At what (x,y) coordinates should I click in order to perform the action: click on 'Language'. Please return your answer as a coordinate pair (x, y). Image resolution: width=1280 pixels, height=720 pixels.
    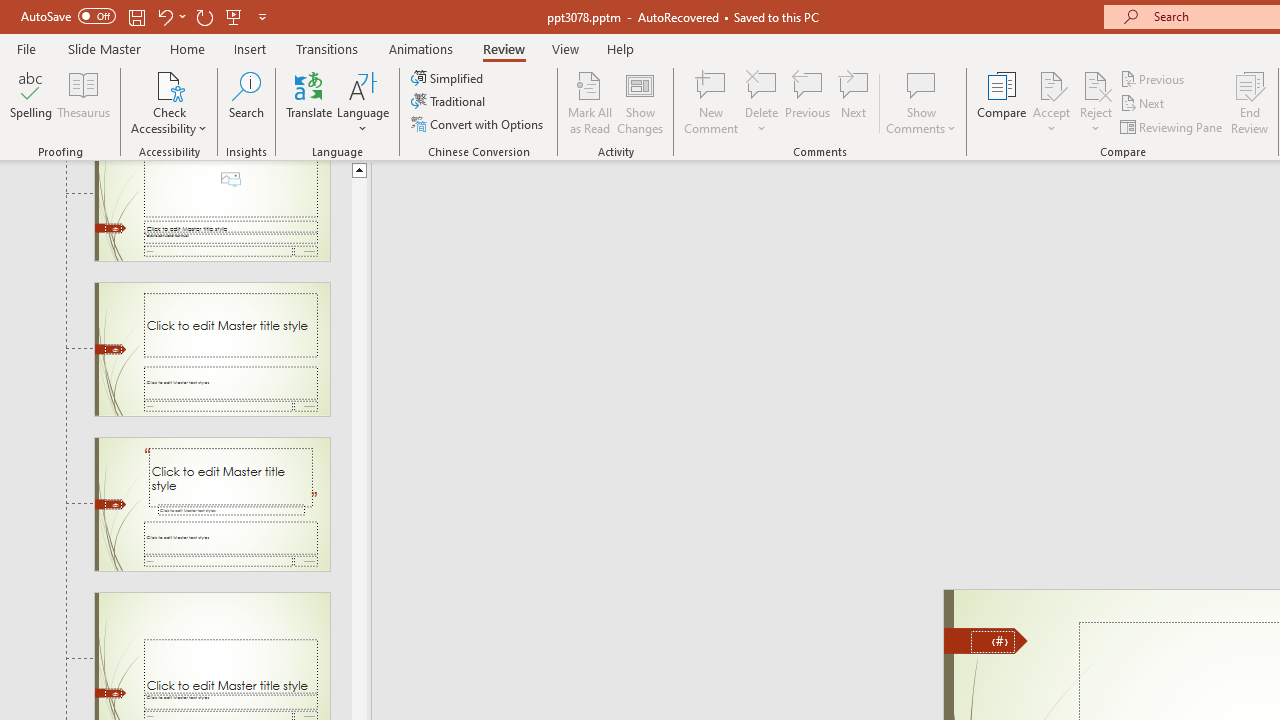
    Looking at the image, I should click on (363, 103).